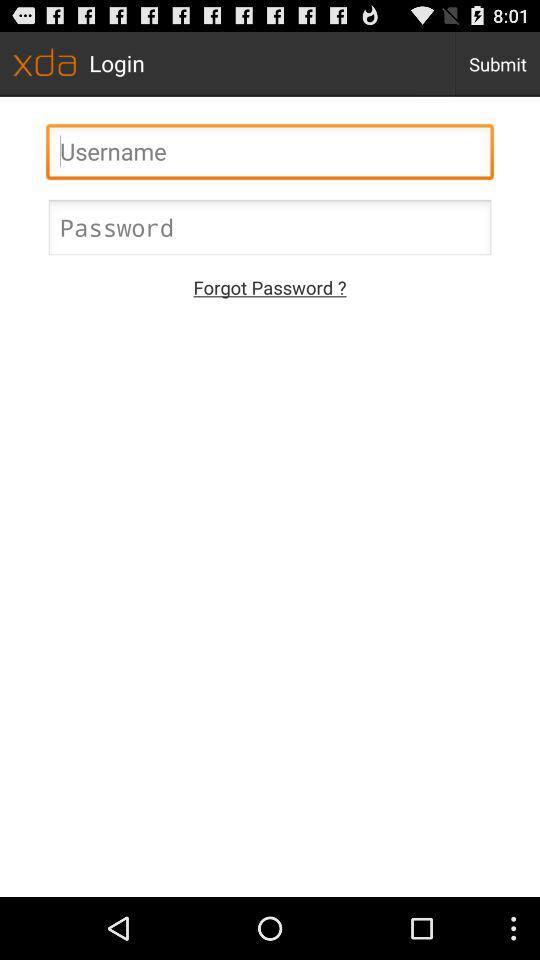  Describe the element at coordinates (496, 63) in the screenshot. I see `item at the top right corner` at that location.